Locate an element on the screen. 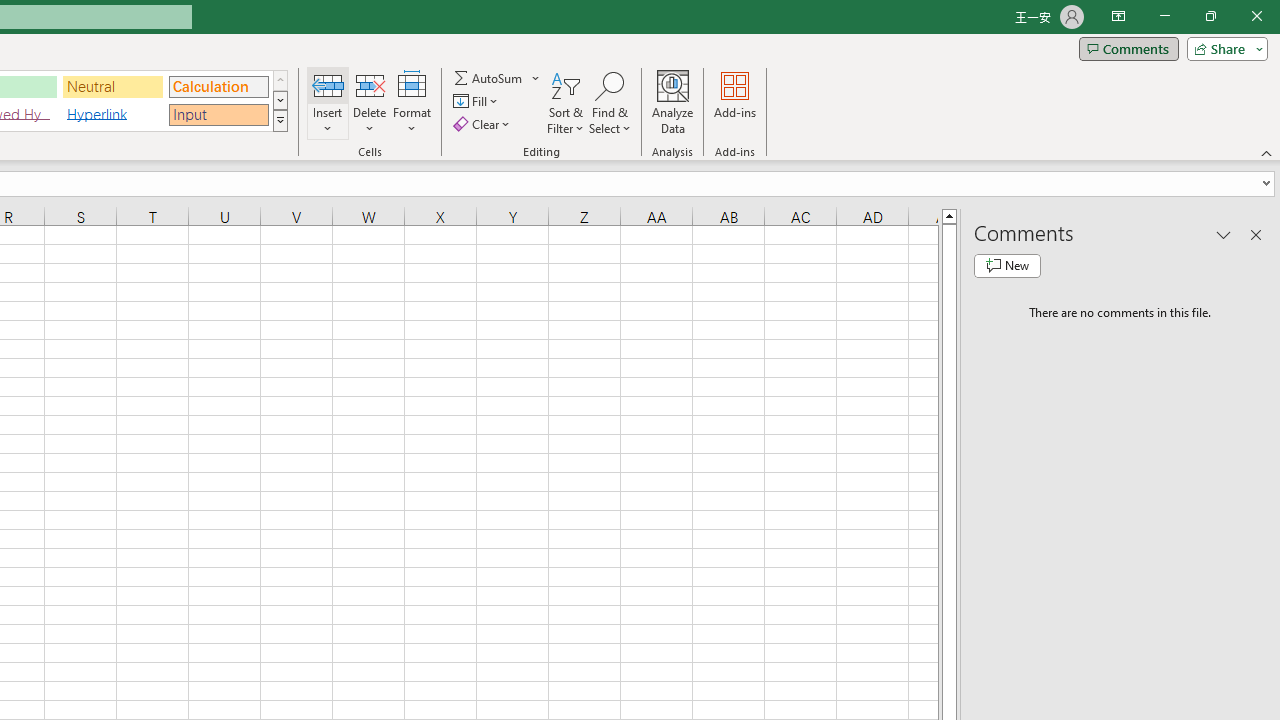 The height and width of the screenshot is (720, 1280). 'Share' is located at coordinates (1222, 47).